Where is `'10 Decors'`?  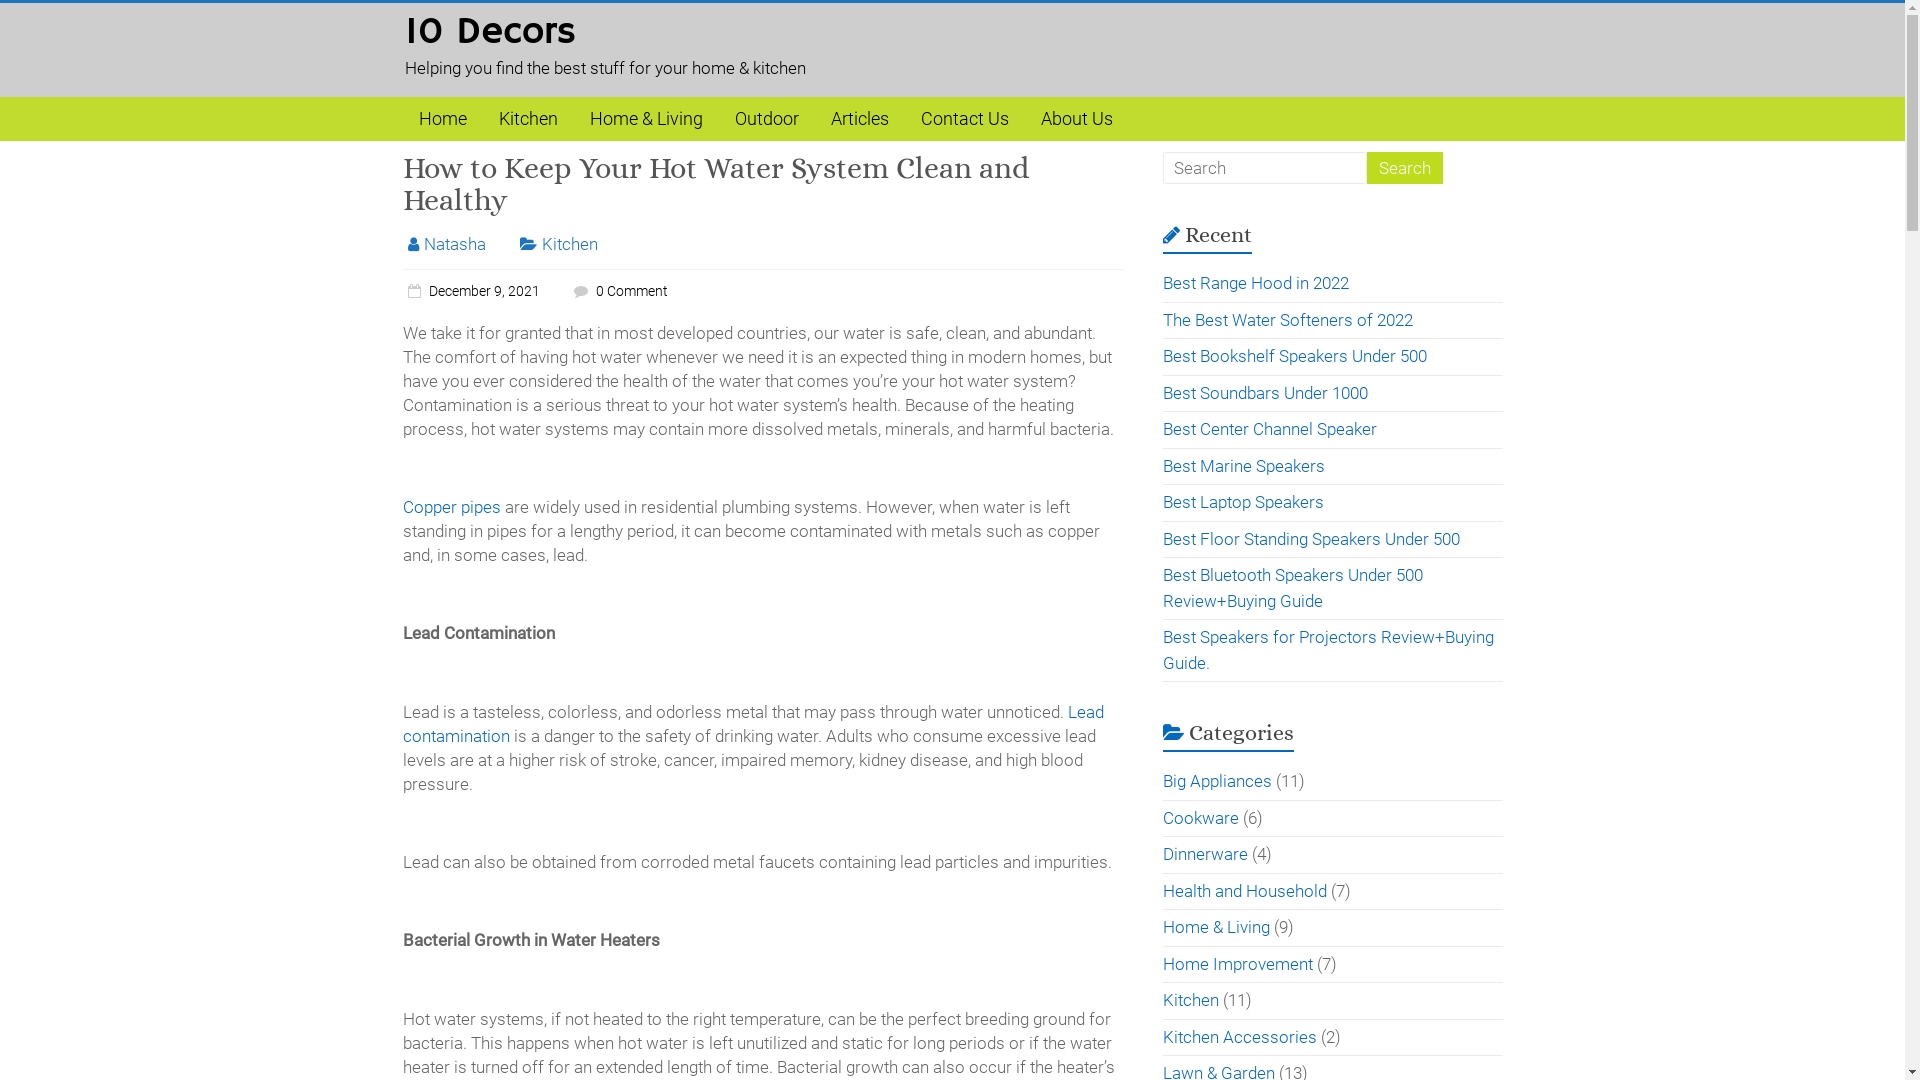
'10 Decors' is located at coordinates (489, 32).